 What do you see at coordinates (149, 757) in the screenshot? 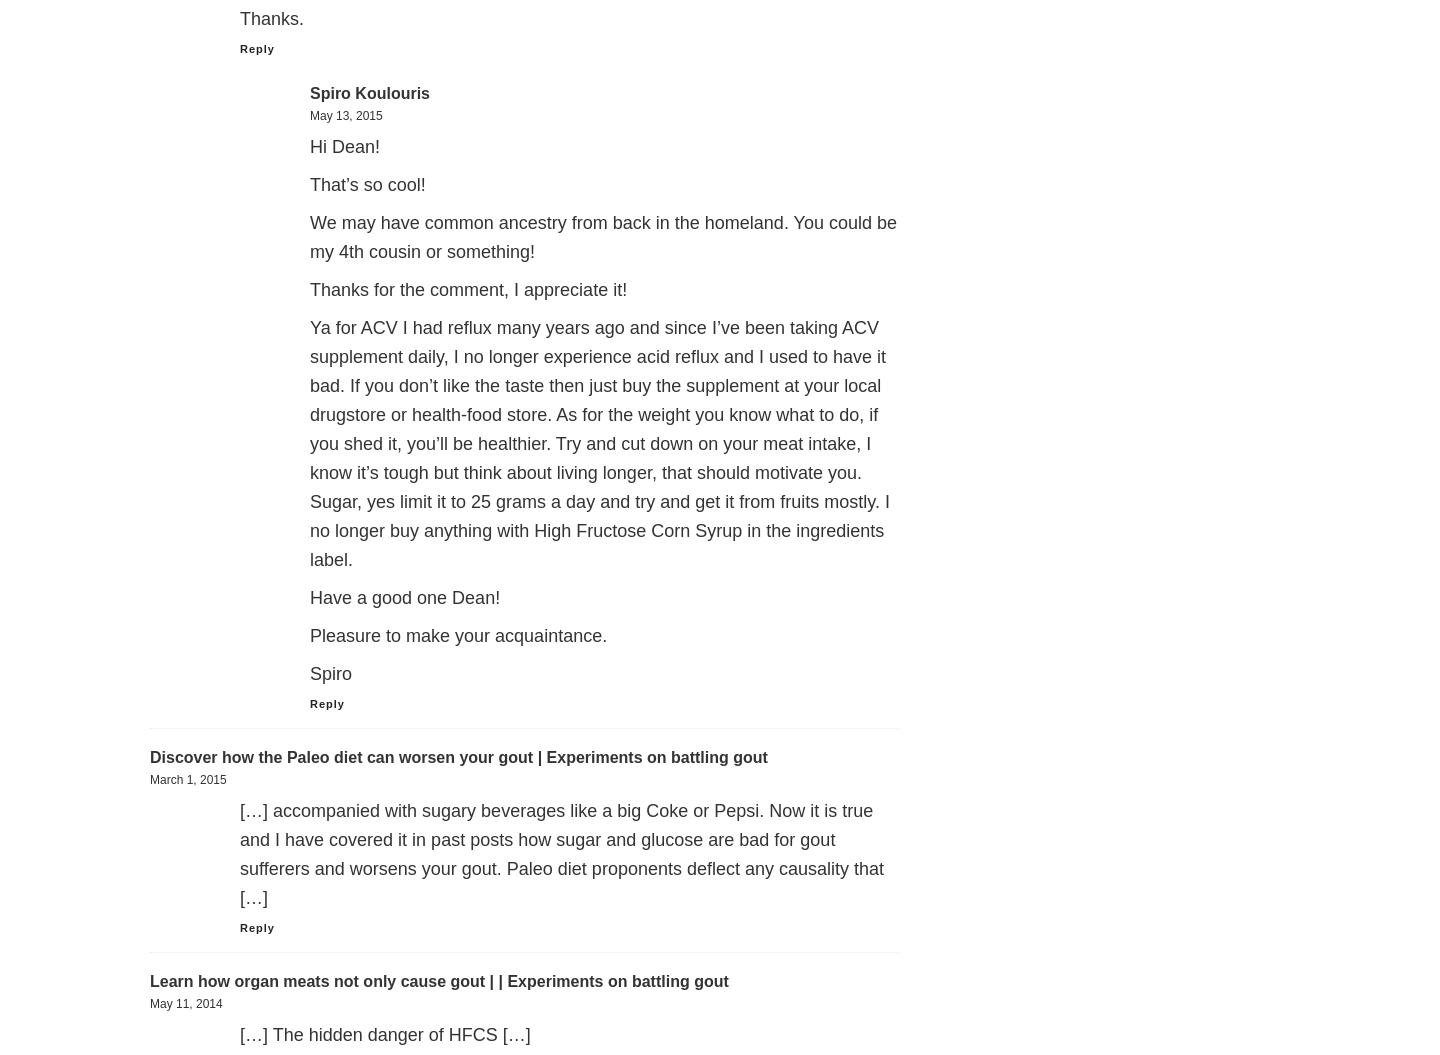
I see `'Discover how the Paleo diet can worsen your gout | Experiments on battling gout'` at bounding box center [149, 757].